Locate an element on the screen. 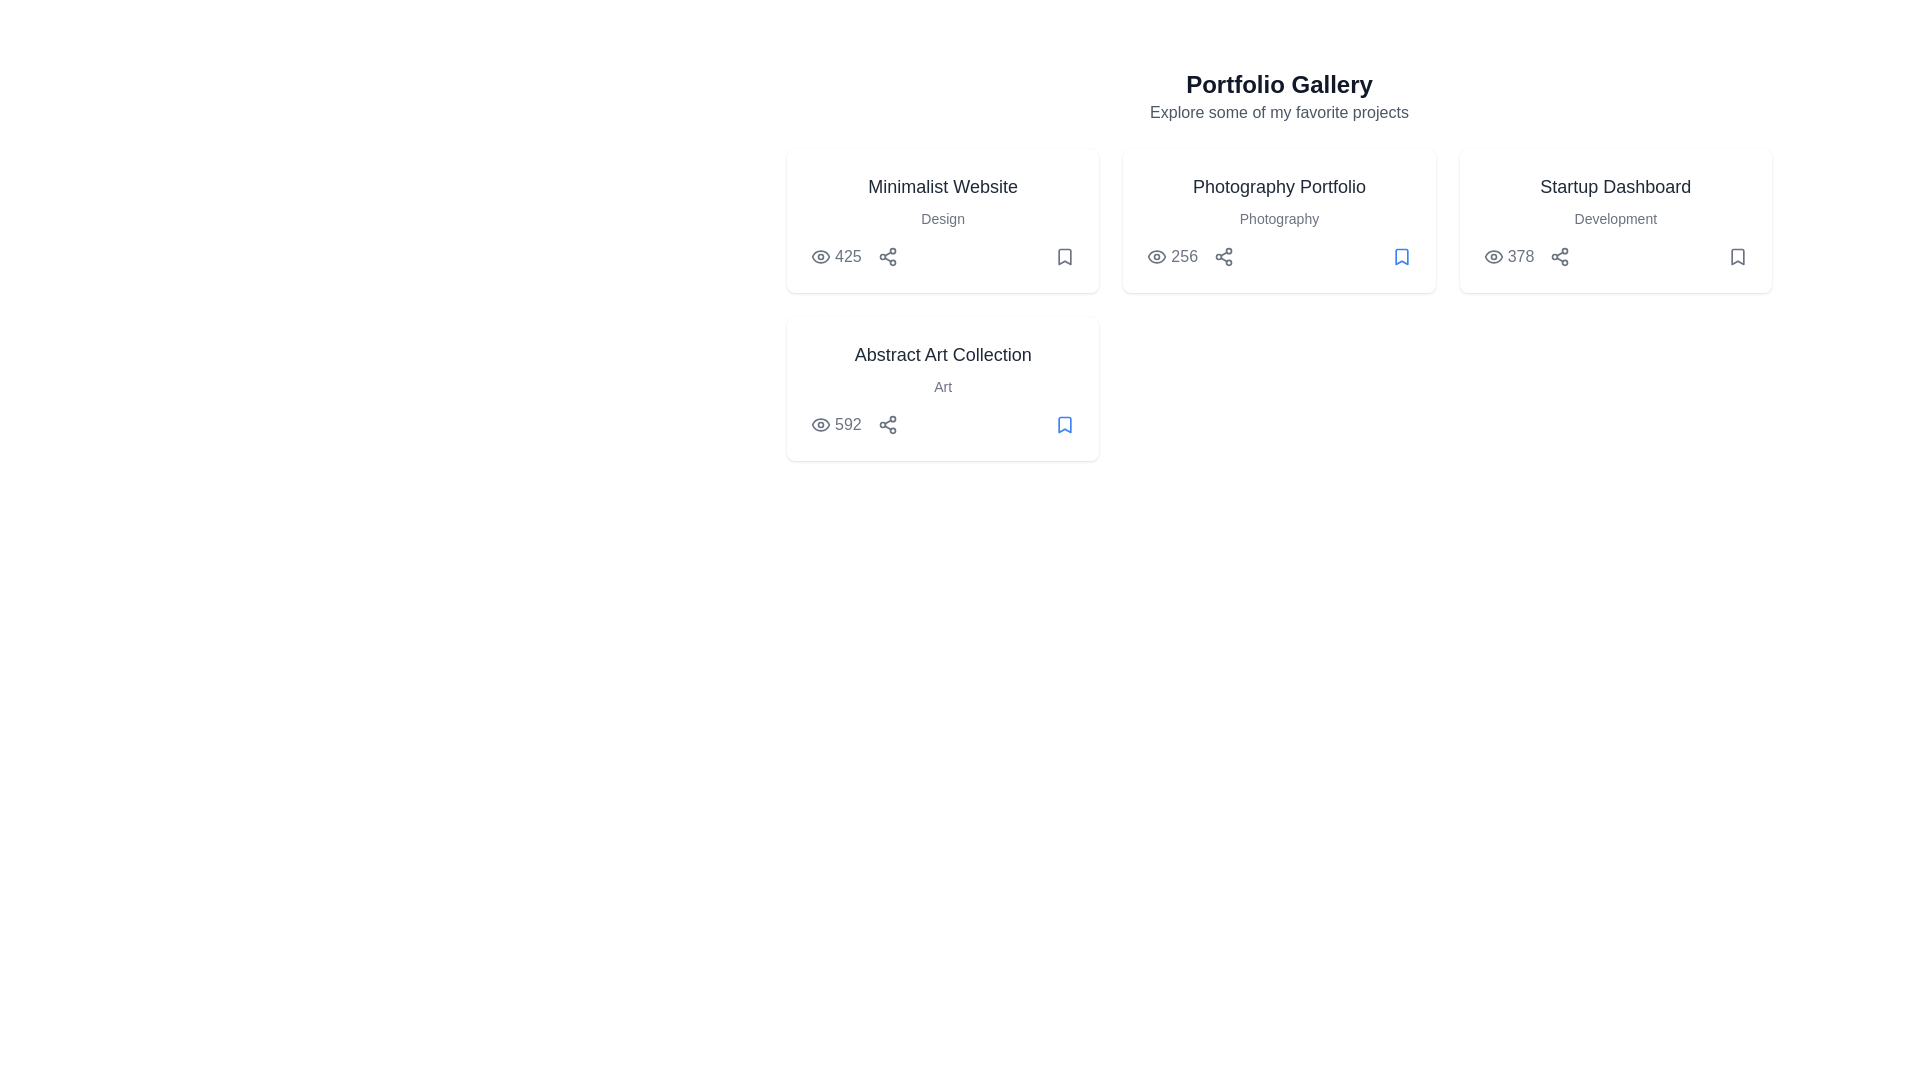 This screenshot has width=1920, height=1080. the blue bookmark icon located at the bottom-left corner of the 'Abstract Art Collection' card to bookmark the project is located at coordinates (1064, 423).